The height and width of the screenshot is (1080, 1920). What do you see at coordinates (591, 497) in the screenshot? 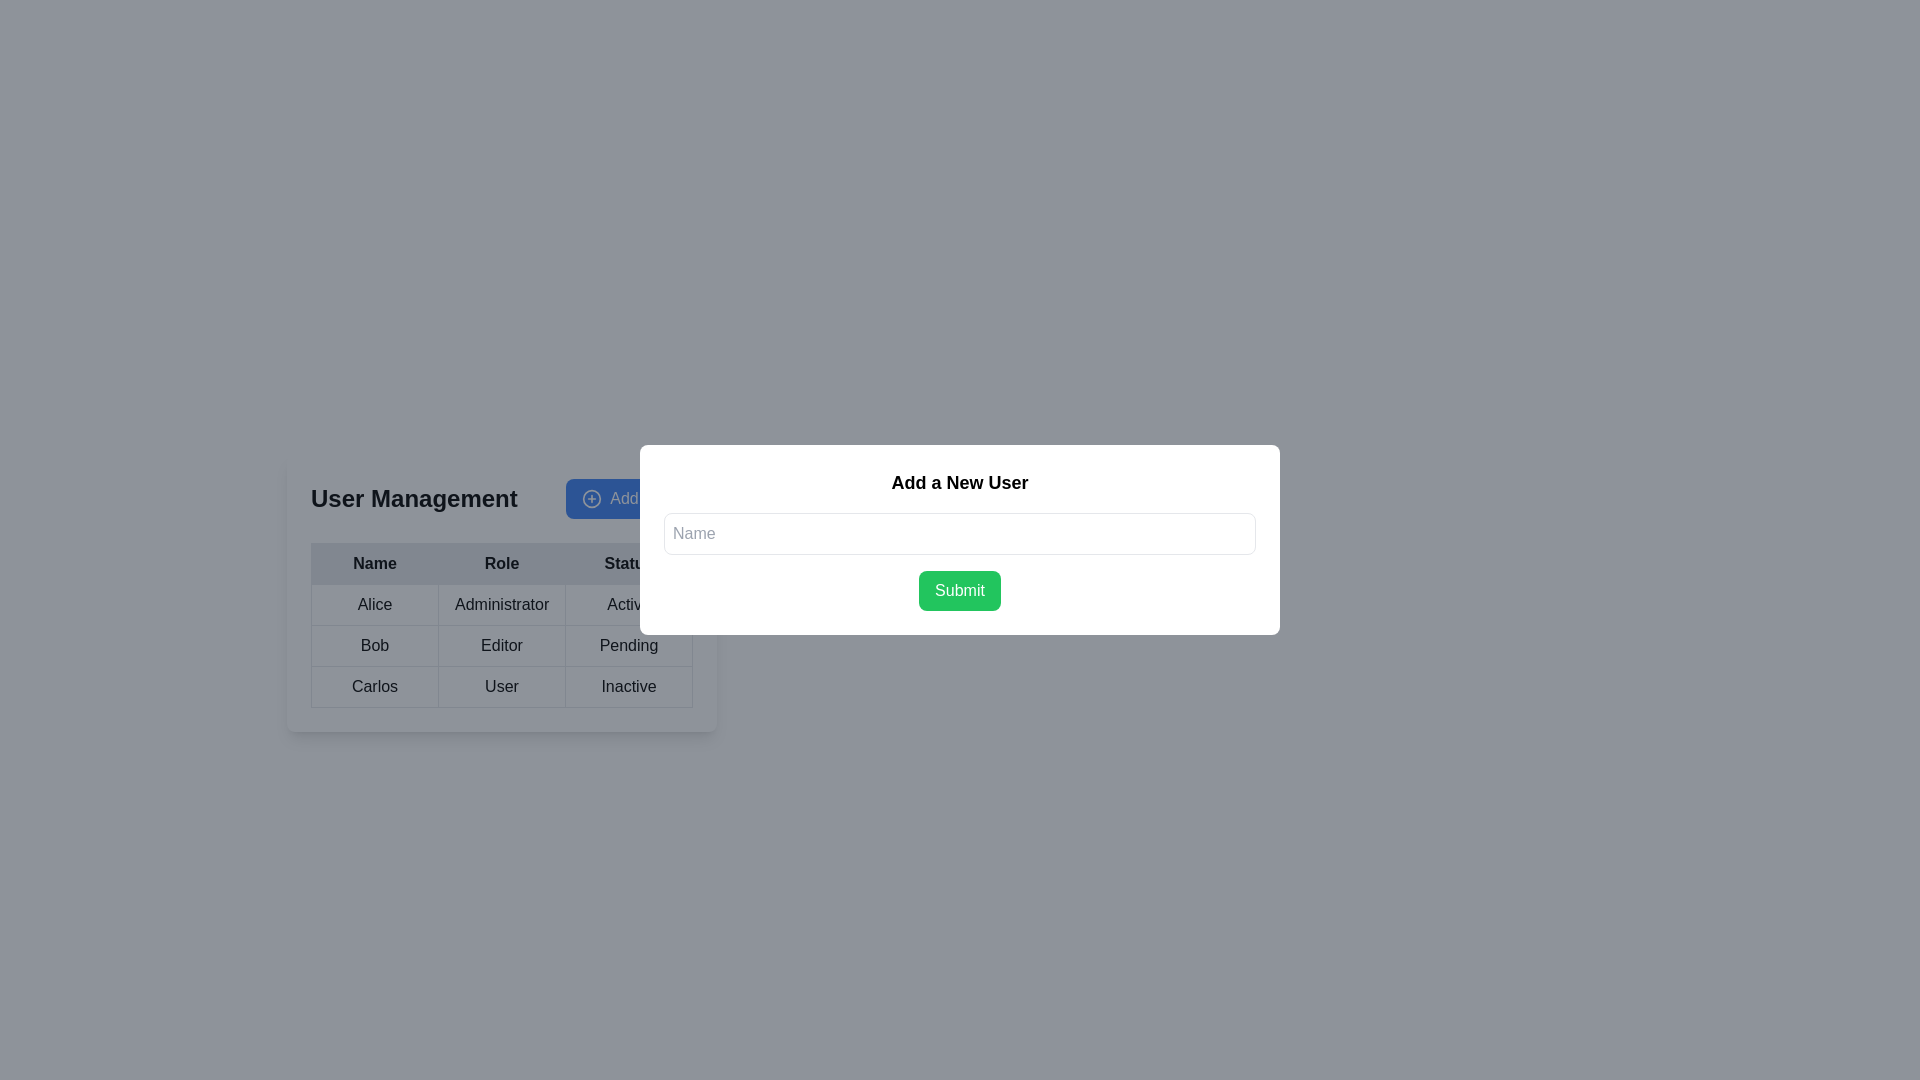
I see `the icon representing the action of adding a user, which is located to the immediate left of the 'Add User' text in the button at the top-right of the user management interface` at bounding box center [591, 497].